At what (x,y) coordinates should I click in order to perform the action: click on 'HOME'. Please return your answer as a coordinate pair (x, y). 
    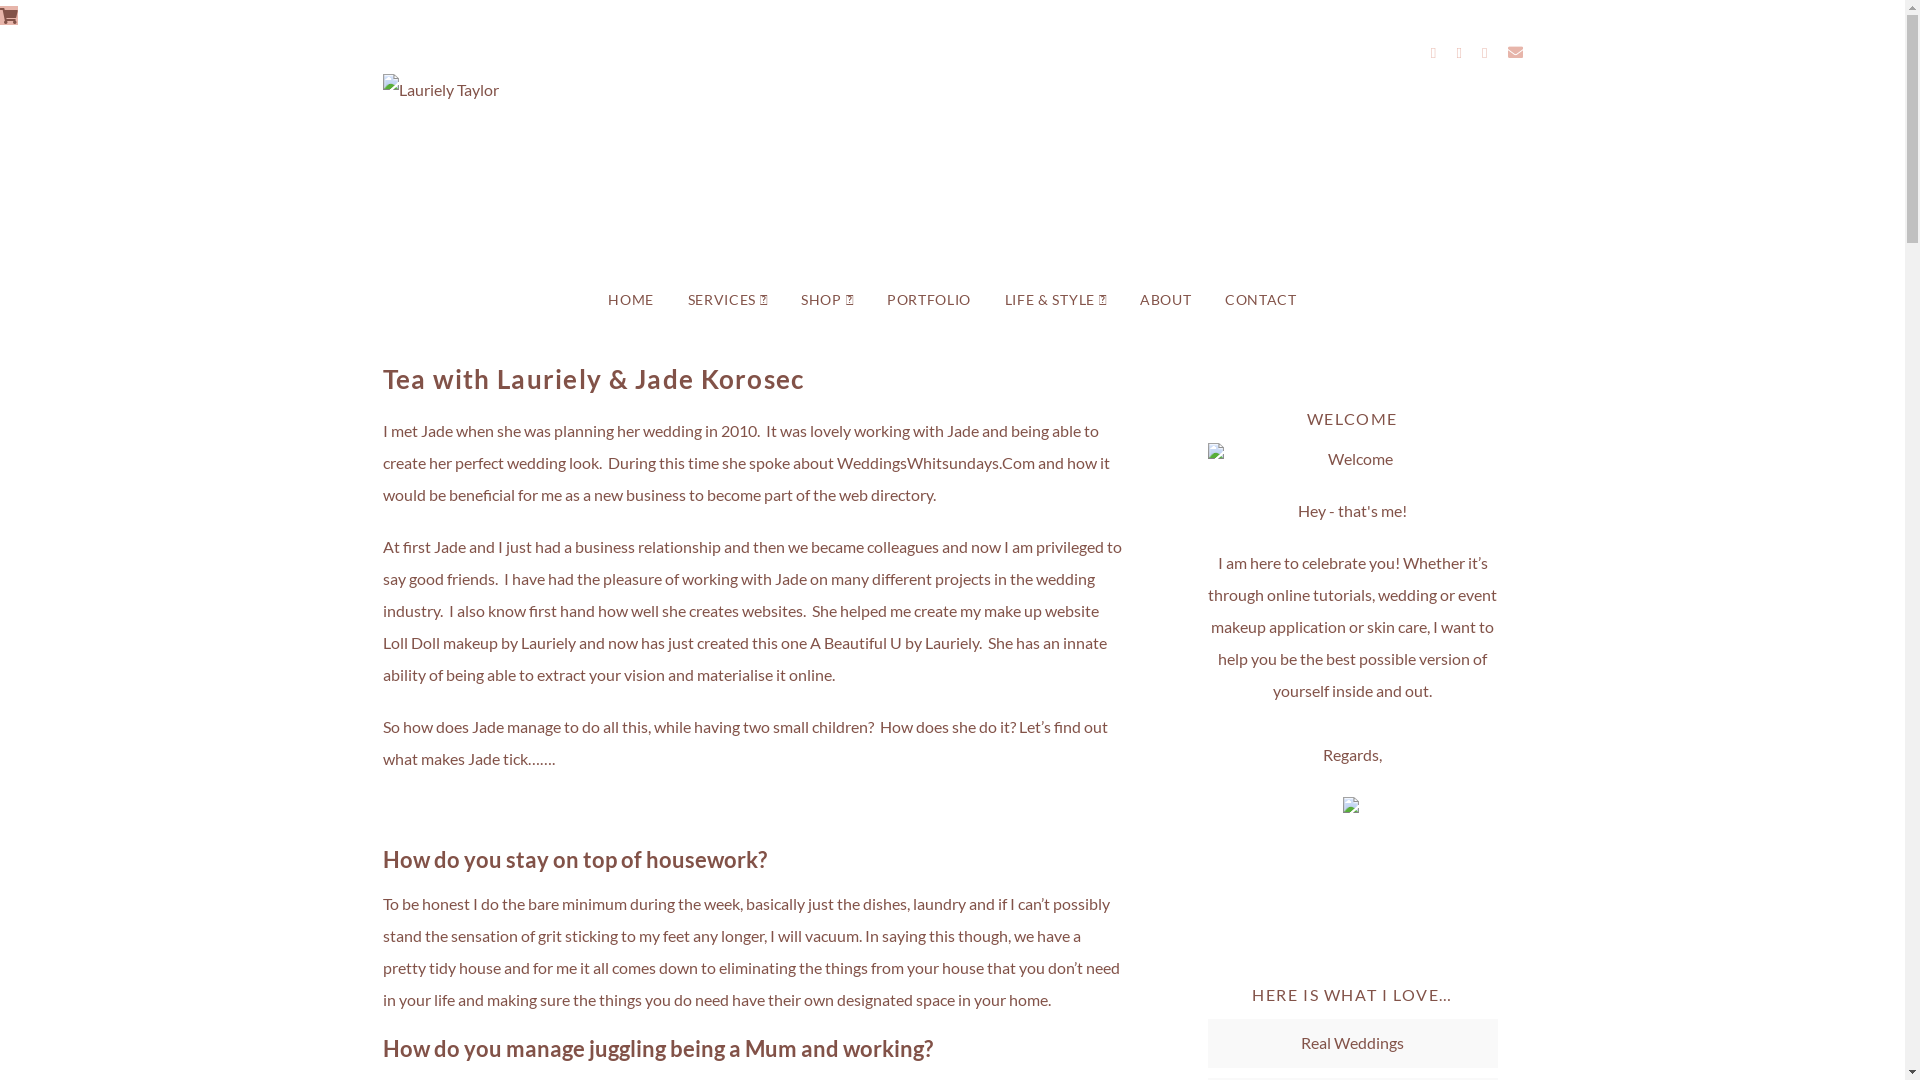
    Looking at the image, I should click on (629, 300).